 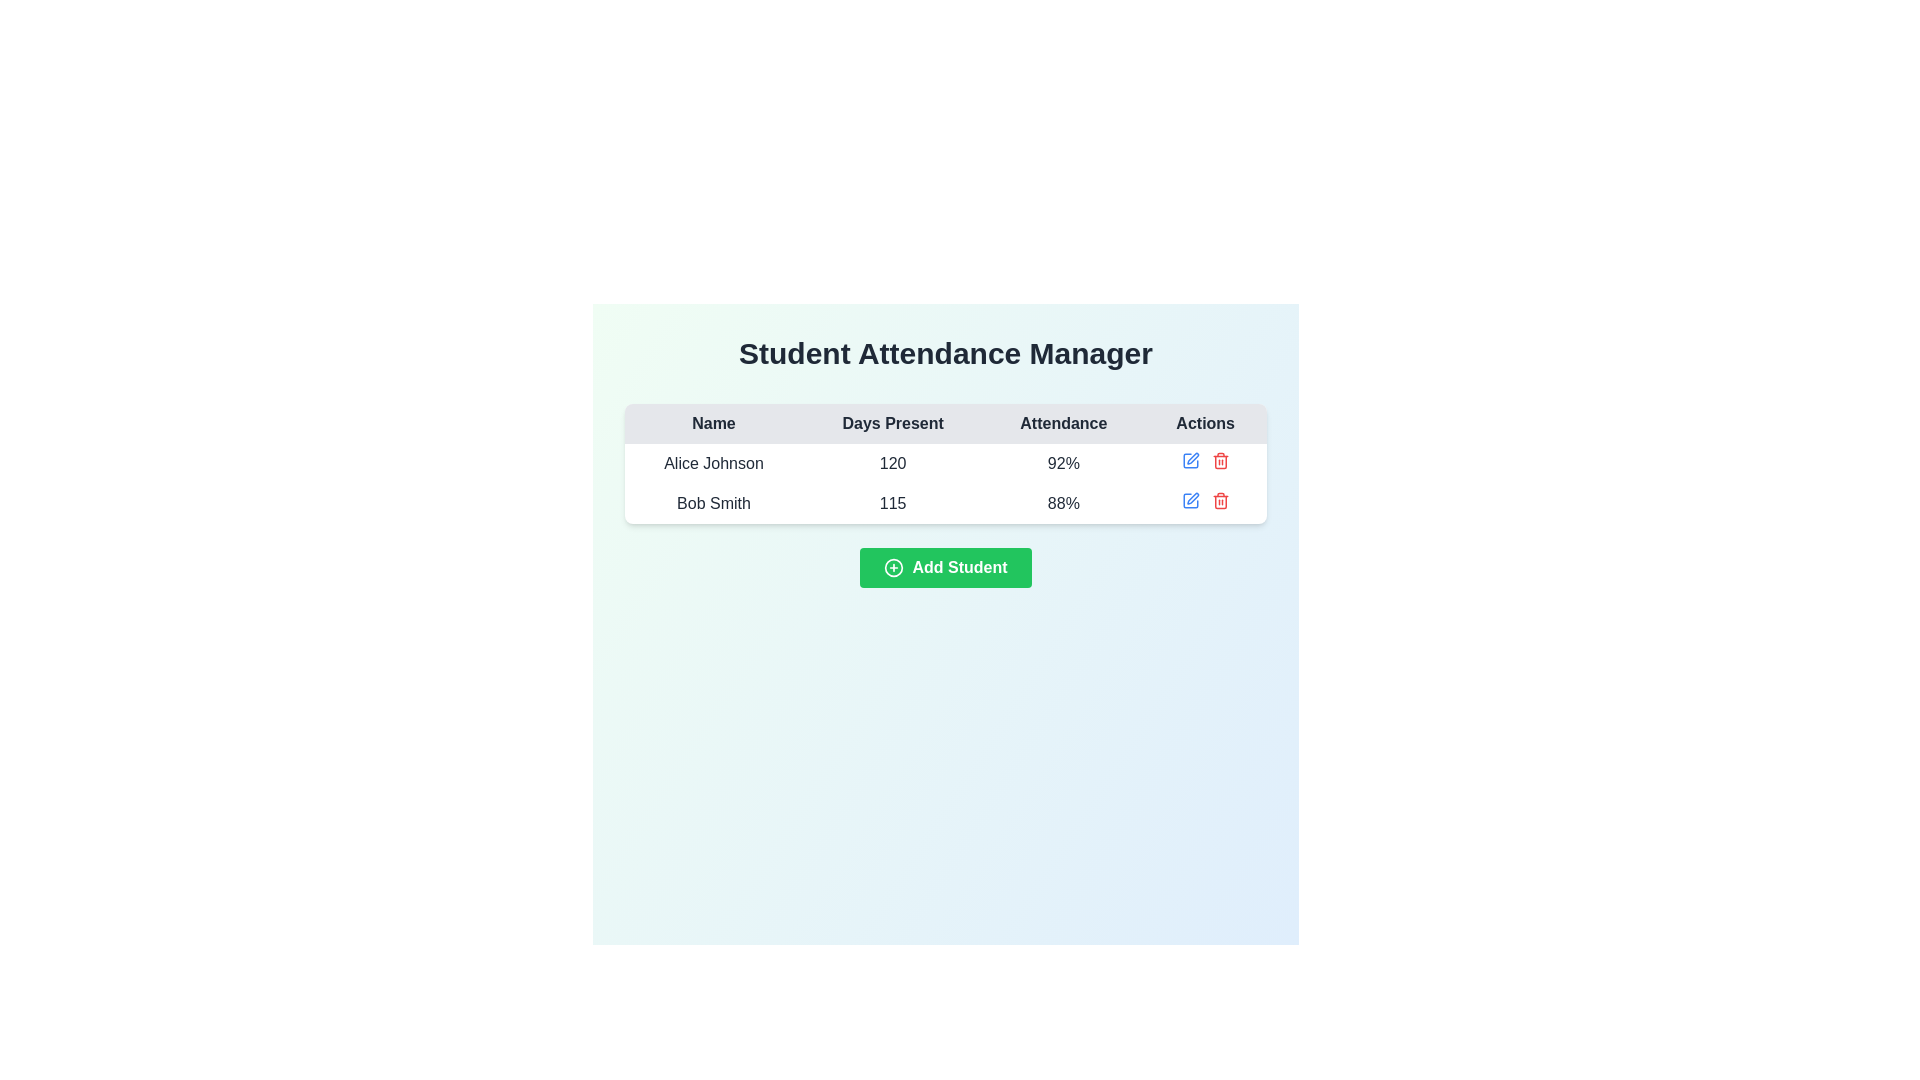 I want to click on text content of the table cell displaying '88%' in bold style, located in the Attendance column under the row containing 'Bob Smith', so click(x=1062, y=503).